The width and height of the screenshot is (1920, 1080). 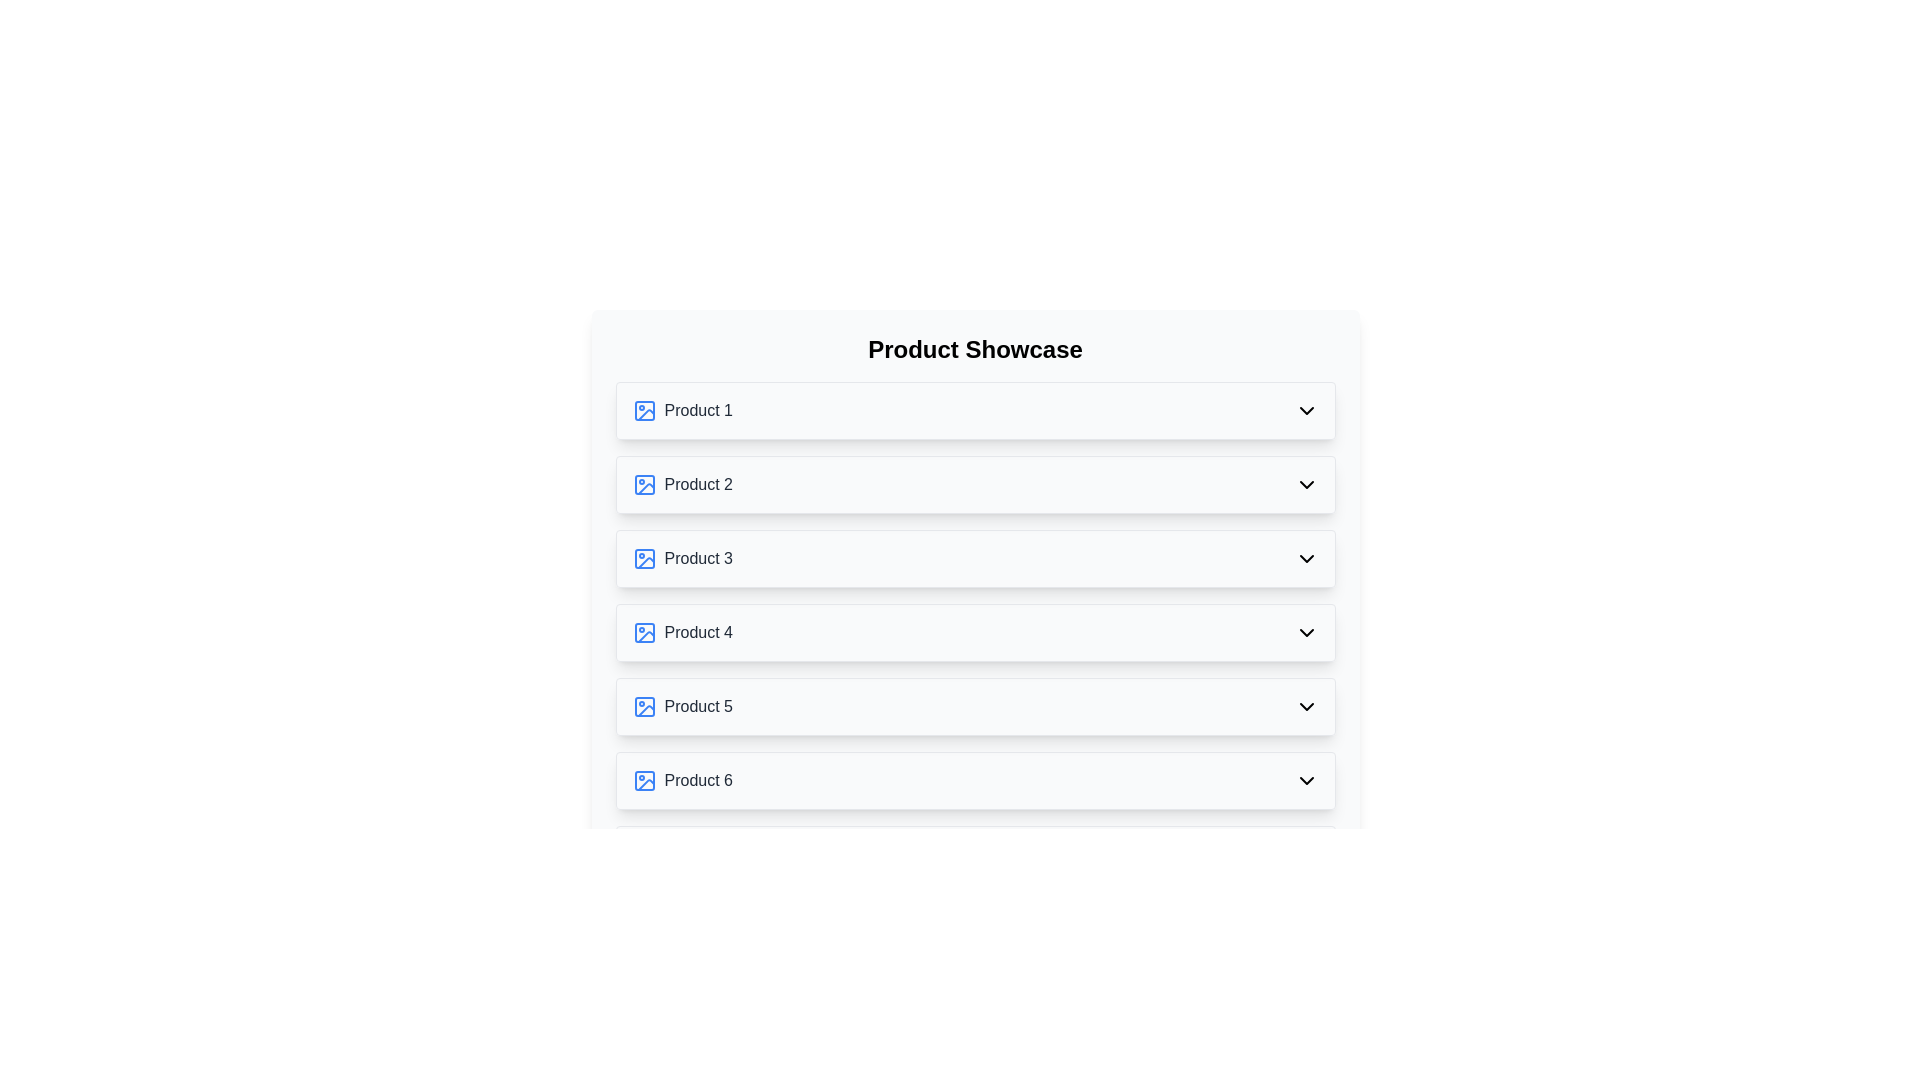 What do you see at coordinates (644, 705) in the screenshot?
I see `the image icon next to the product titled Product 5` at bounding box center [644, 705].